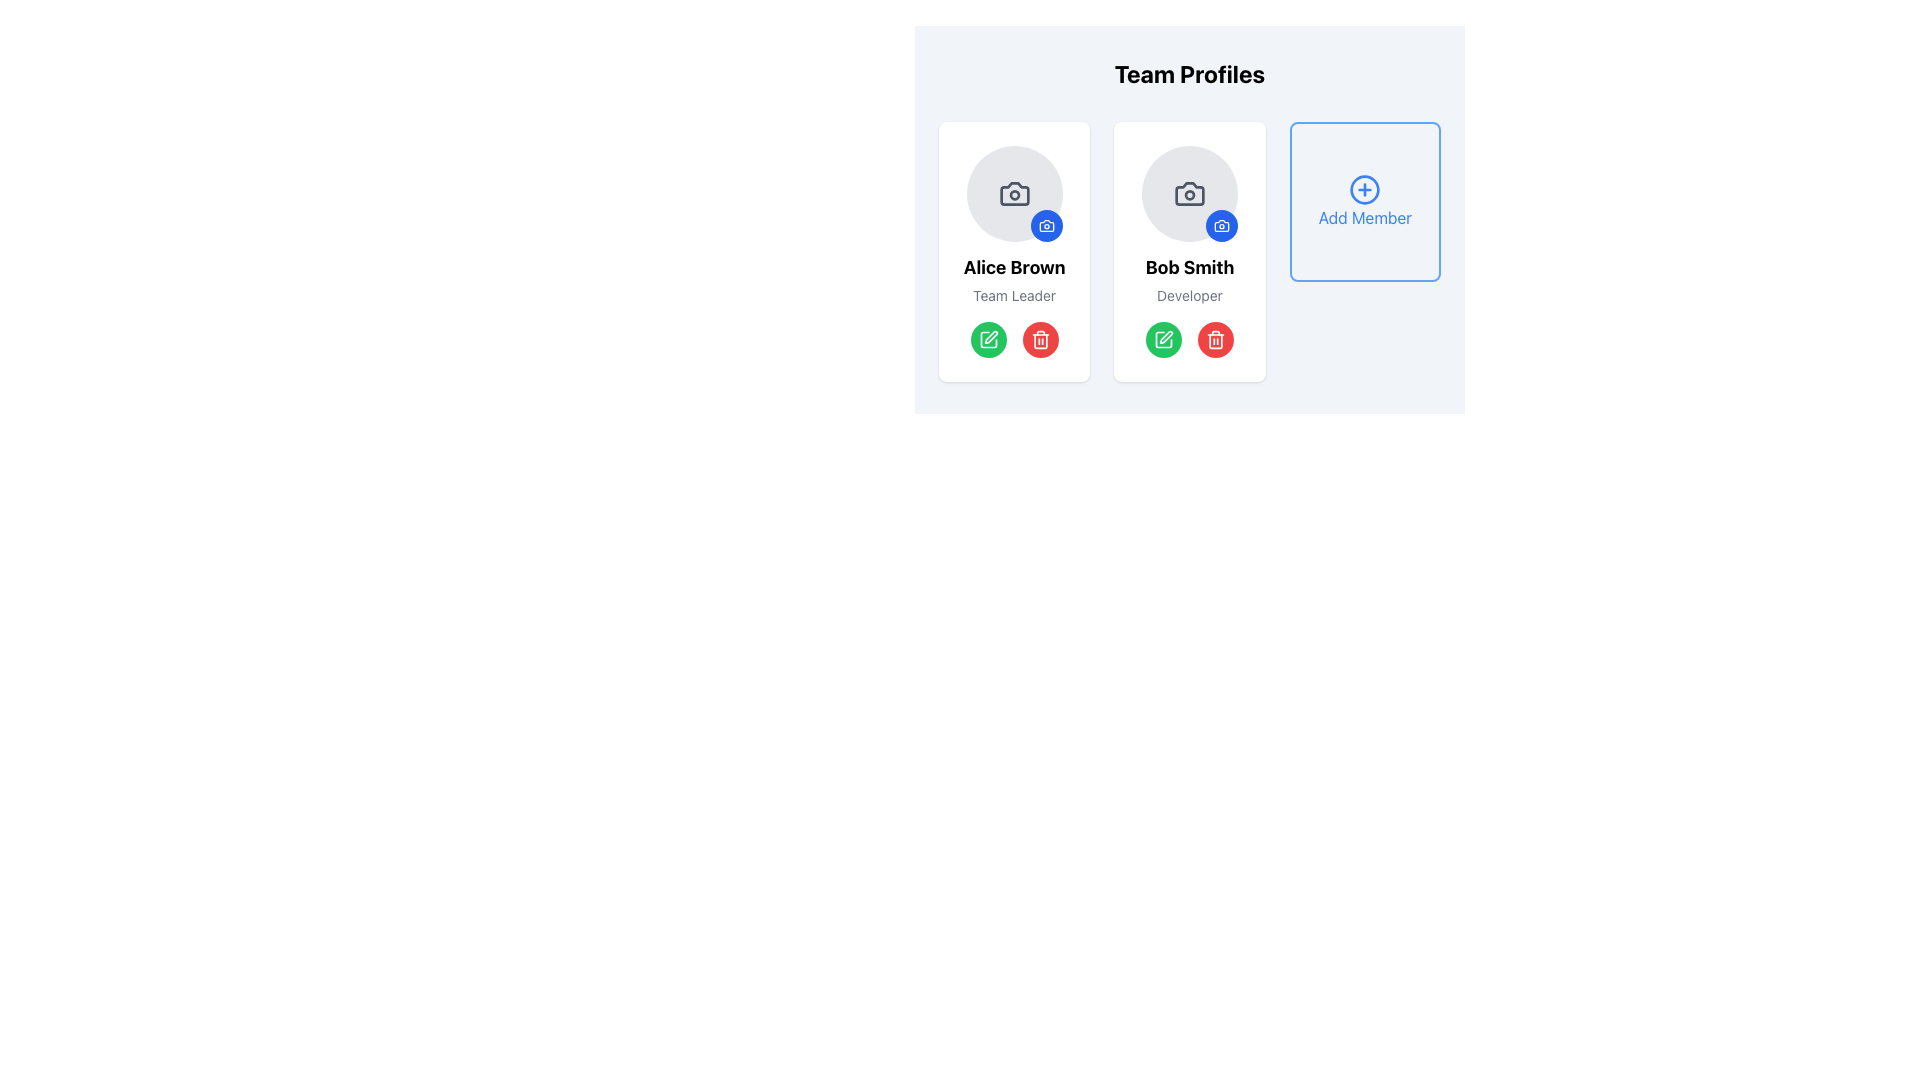  What do you see at coordinates (1045, 225) in the screenshot?
I see `the button to upload or manage the profile picture for 'Alice Brown, Team Leader' located at the bottom-right corner of the circular profile picture area` at bounding box center [1045, 225].